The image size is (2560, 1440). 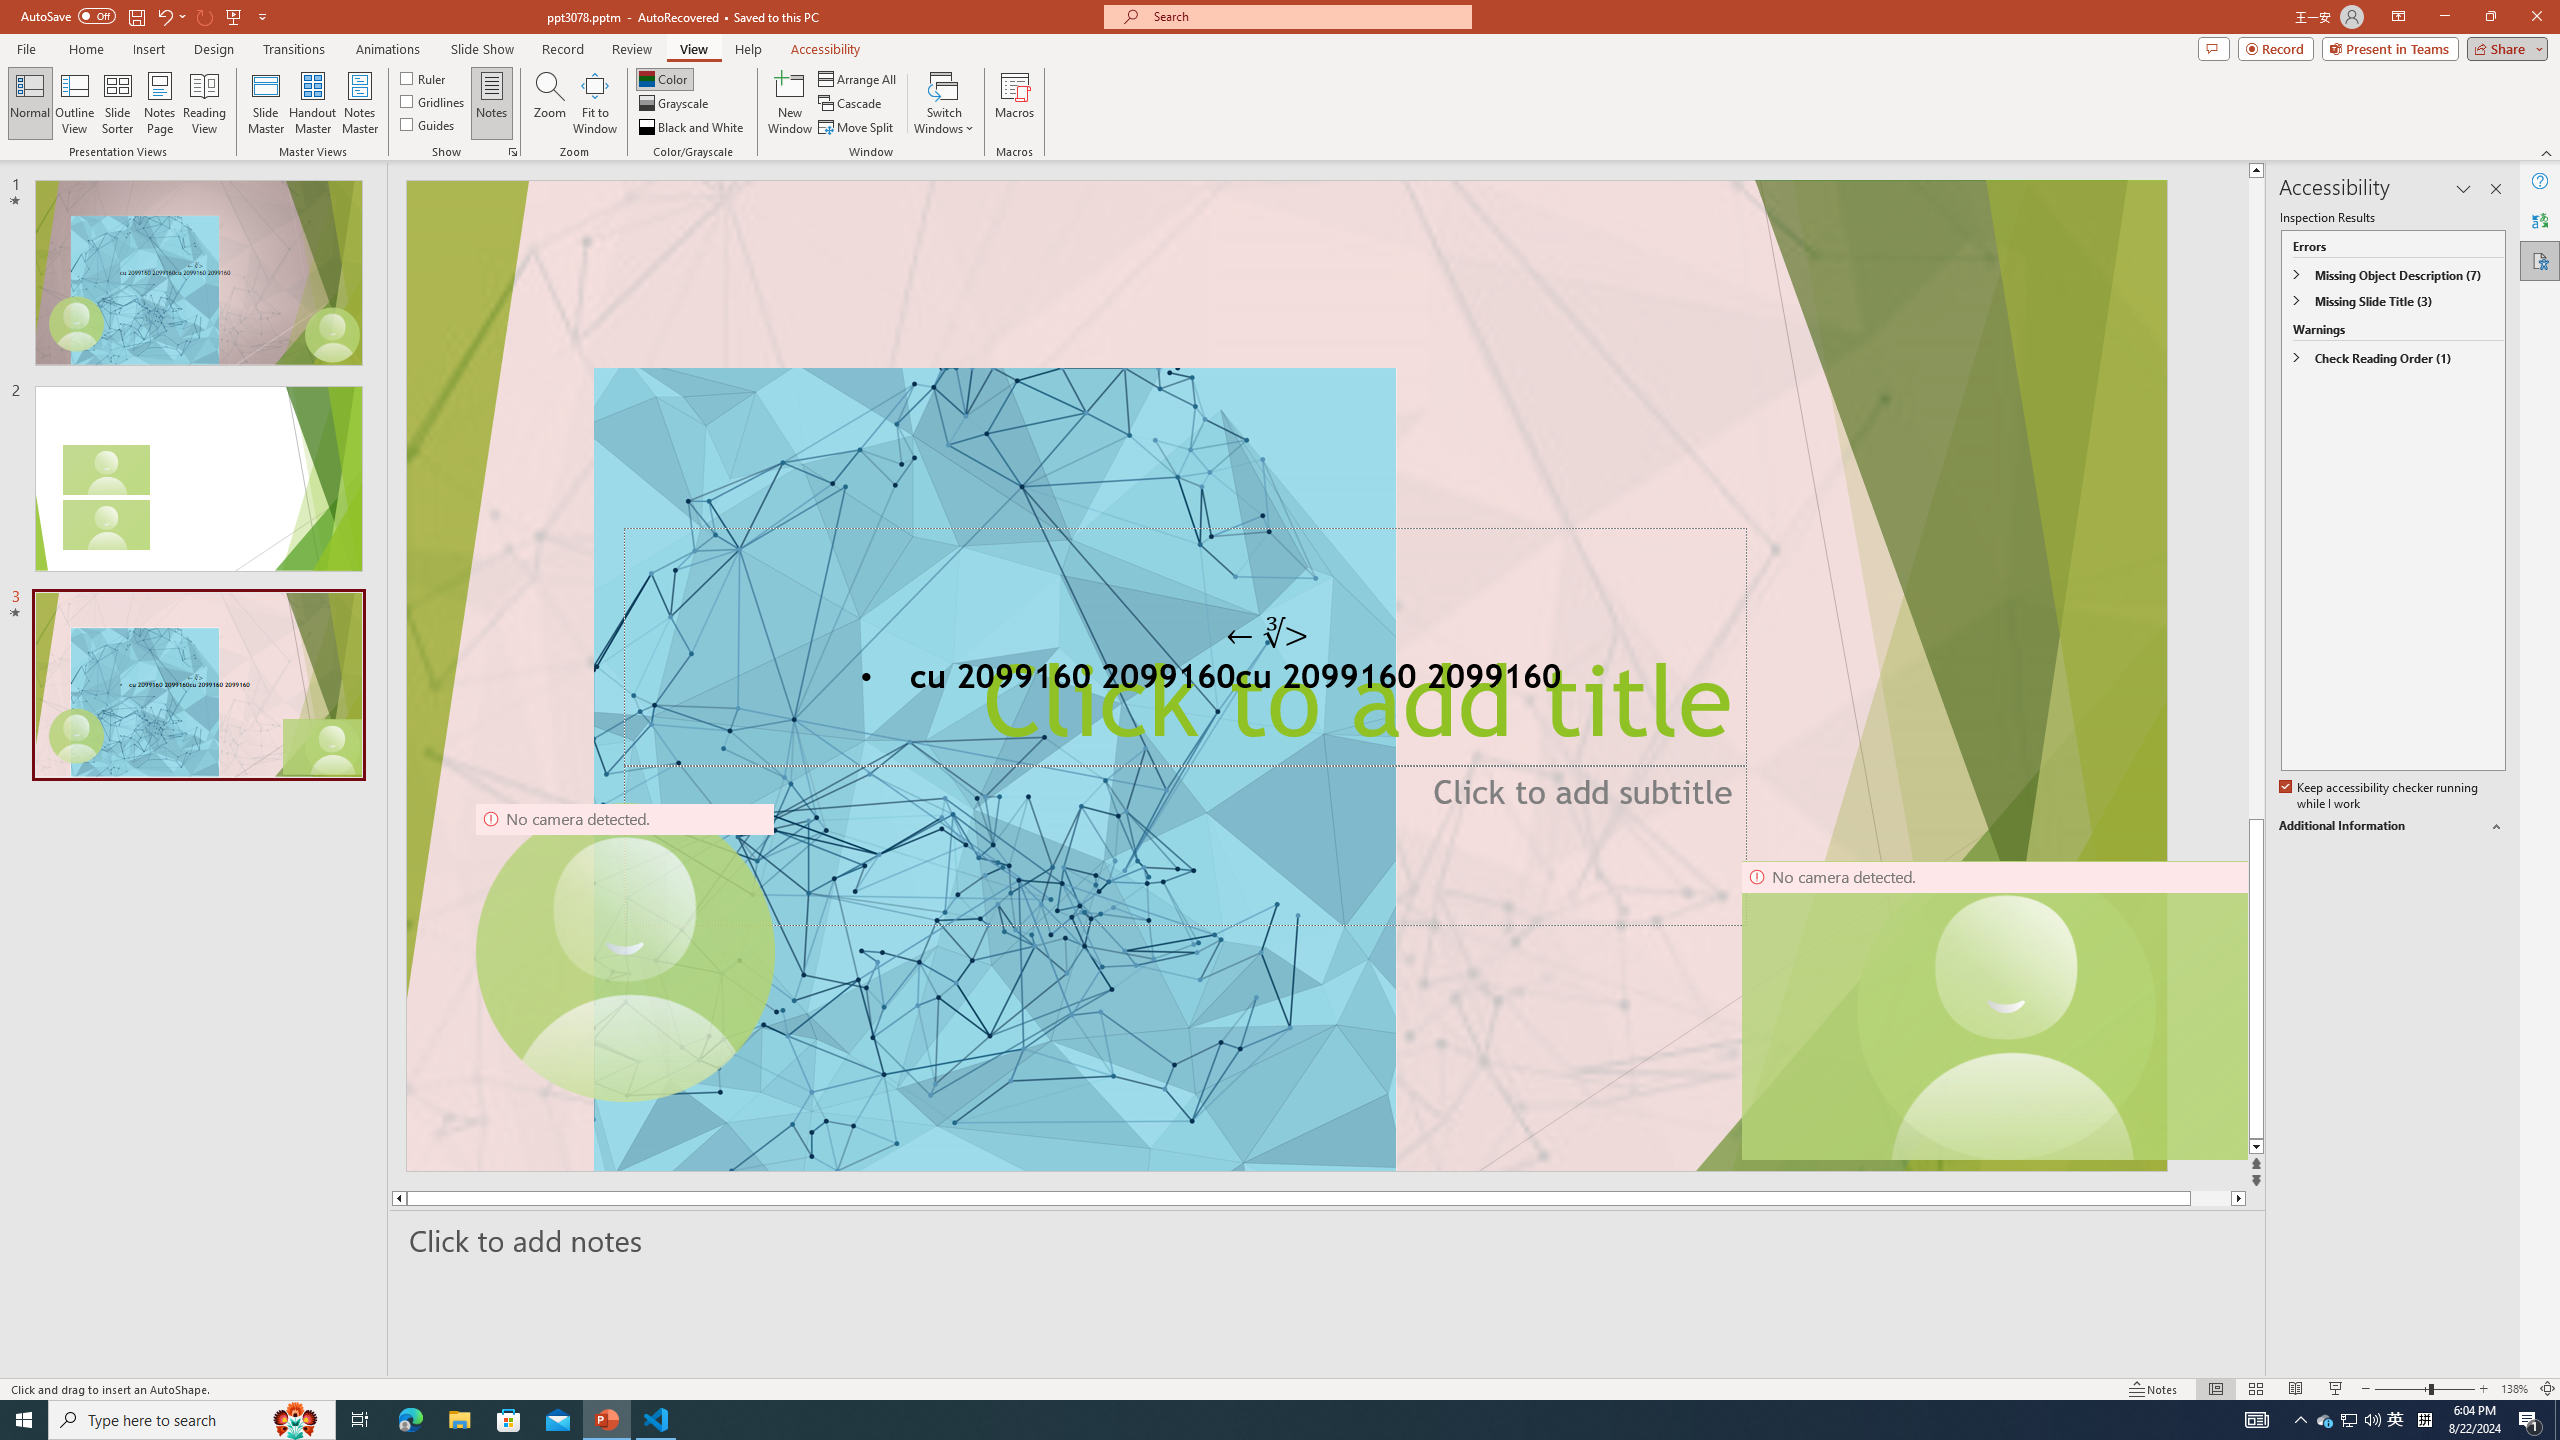 I want to click on 'Collapse the Ribbon', so click(x=2547, y=153).